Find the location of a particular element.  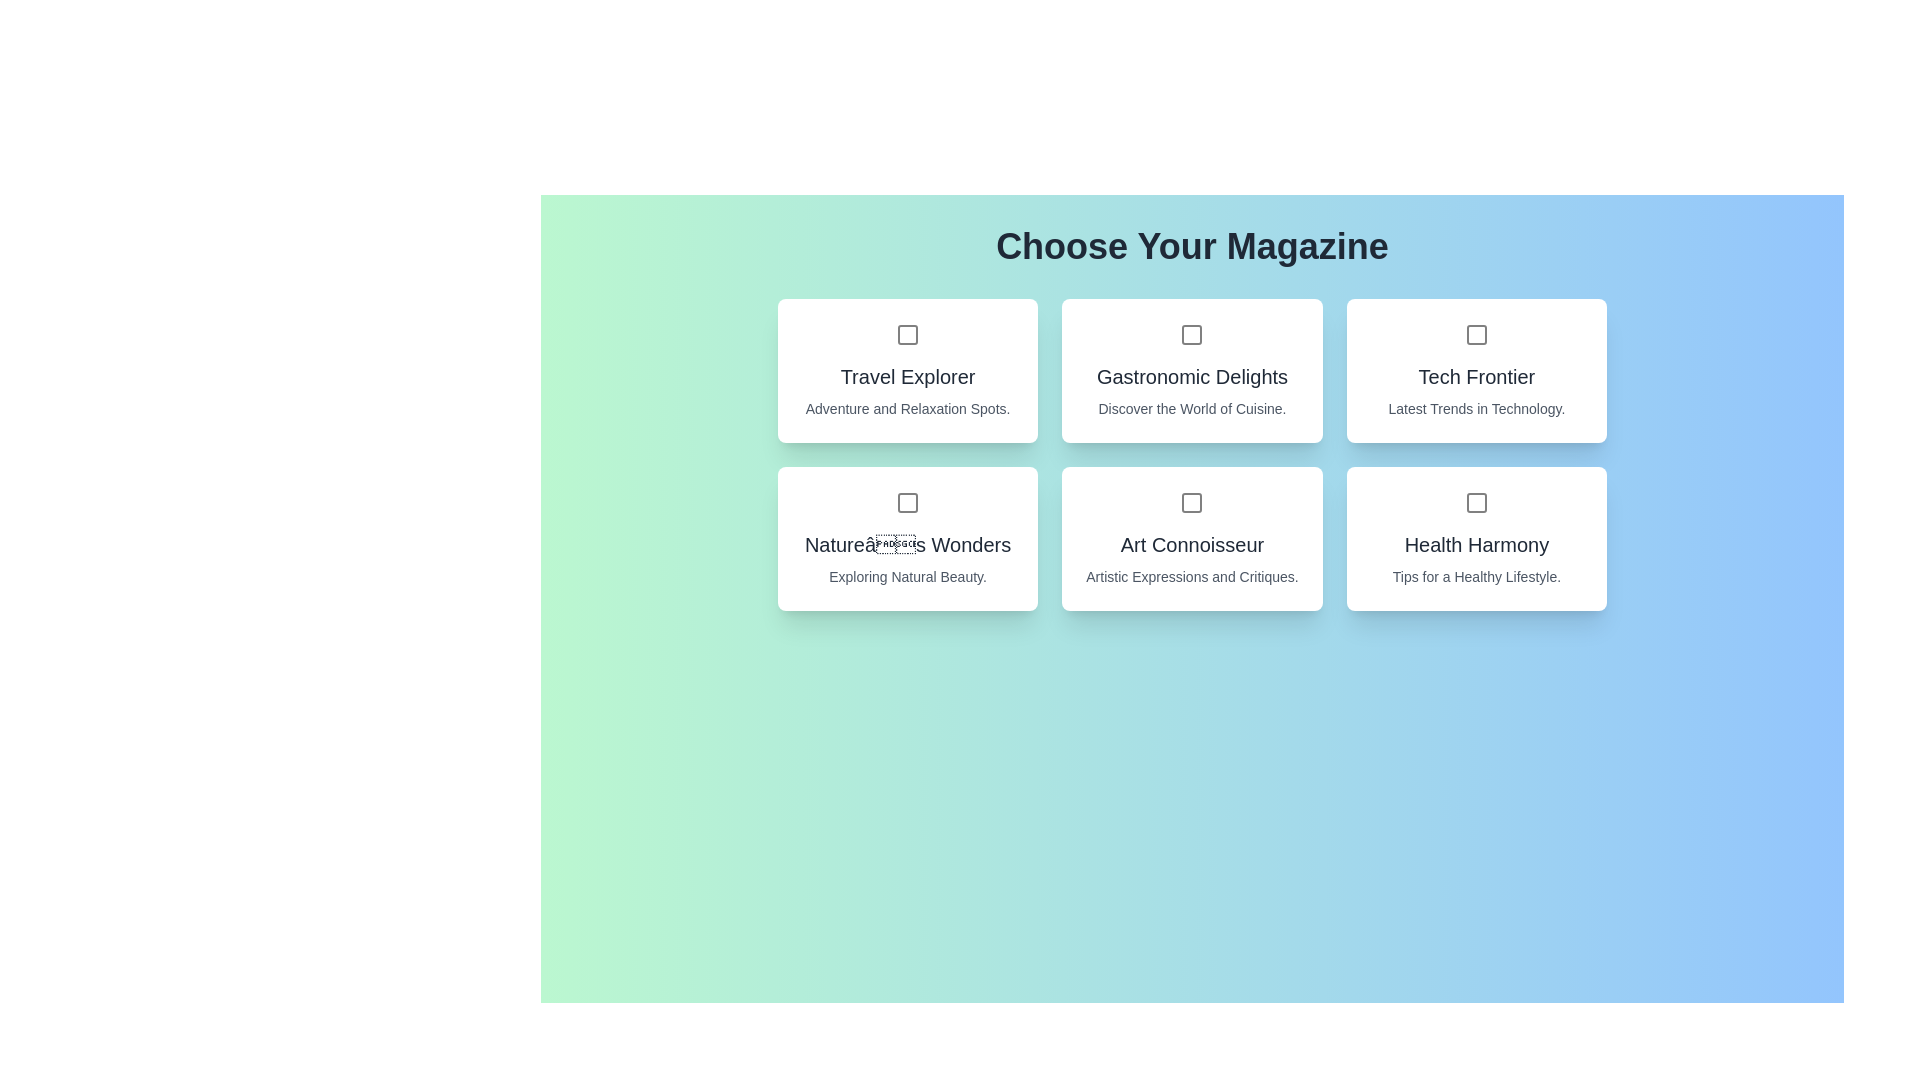

the magazine card for Tech Frontier is located at coordinates (1476, 370).